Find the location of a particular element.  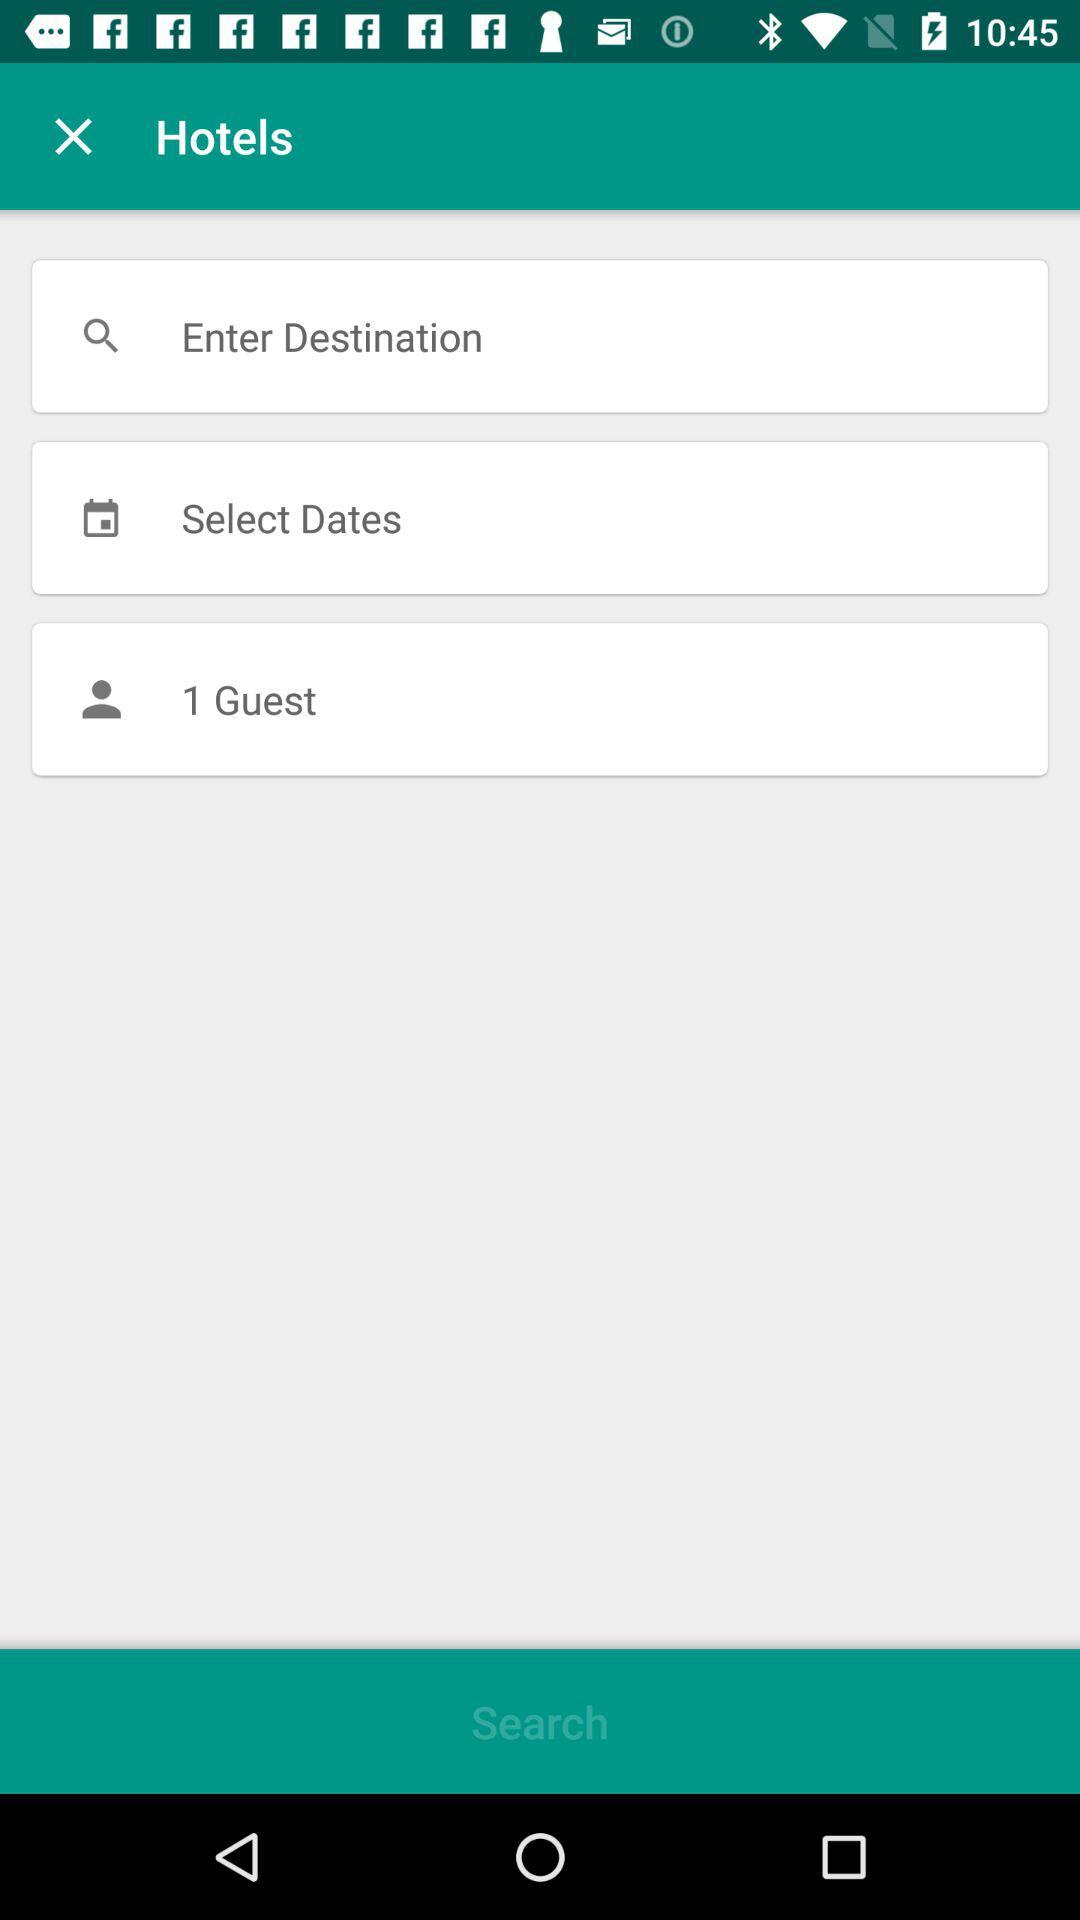

the item at the center is located at coordinates (540, 699).